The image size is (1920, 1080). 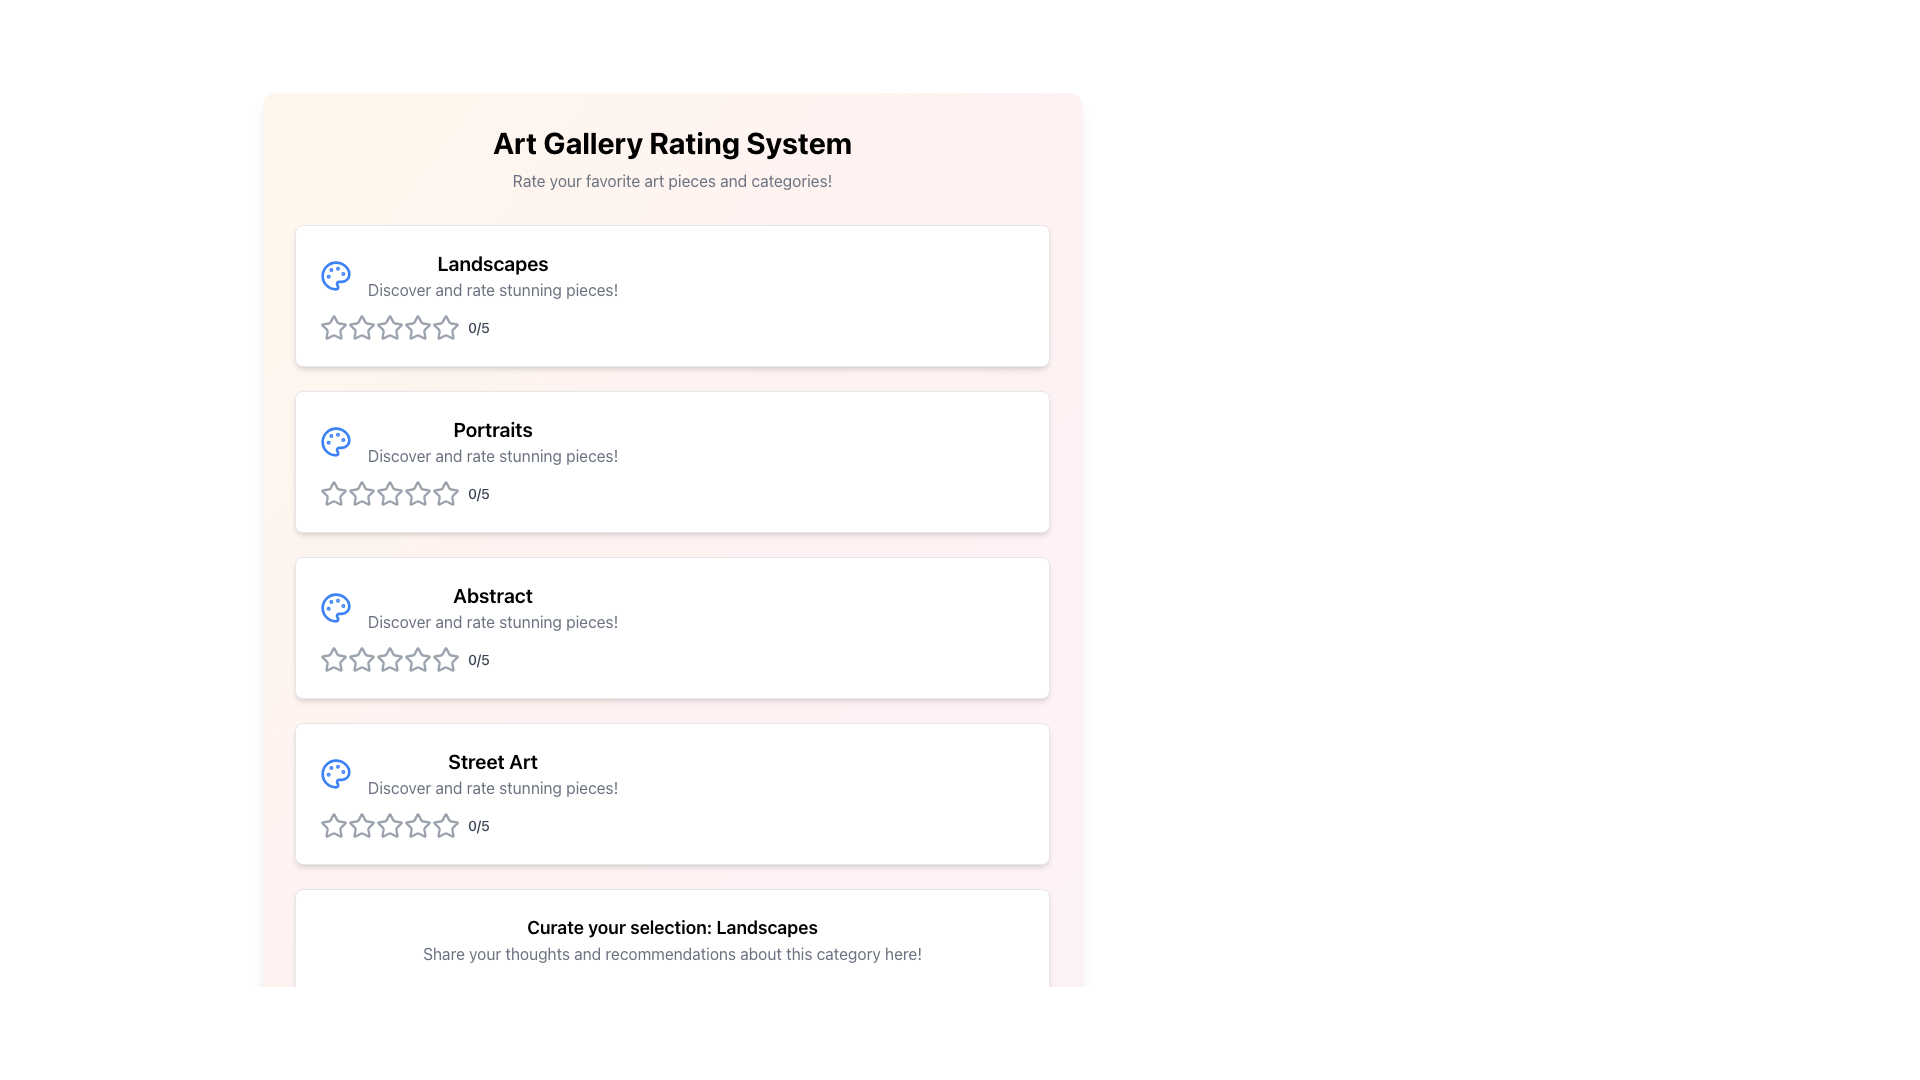 What do you see at coordinates (389, 326) in the screenshot?
I see `the second star rating icon in the row of five stars located below the text 'Landscapes - Discover and rate stunning pieces!'` at bounding box center [389, 326].